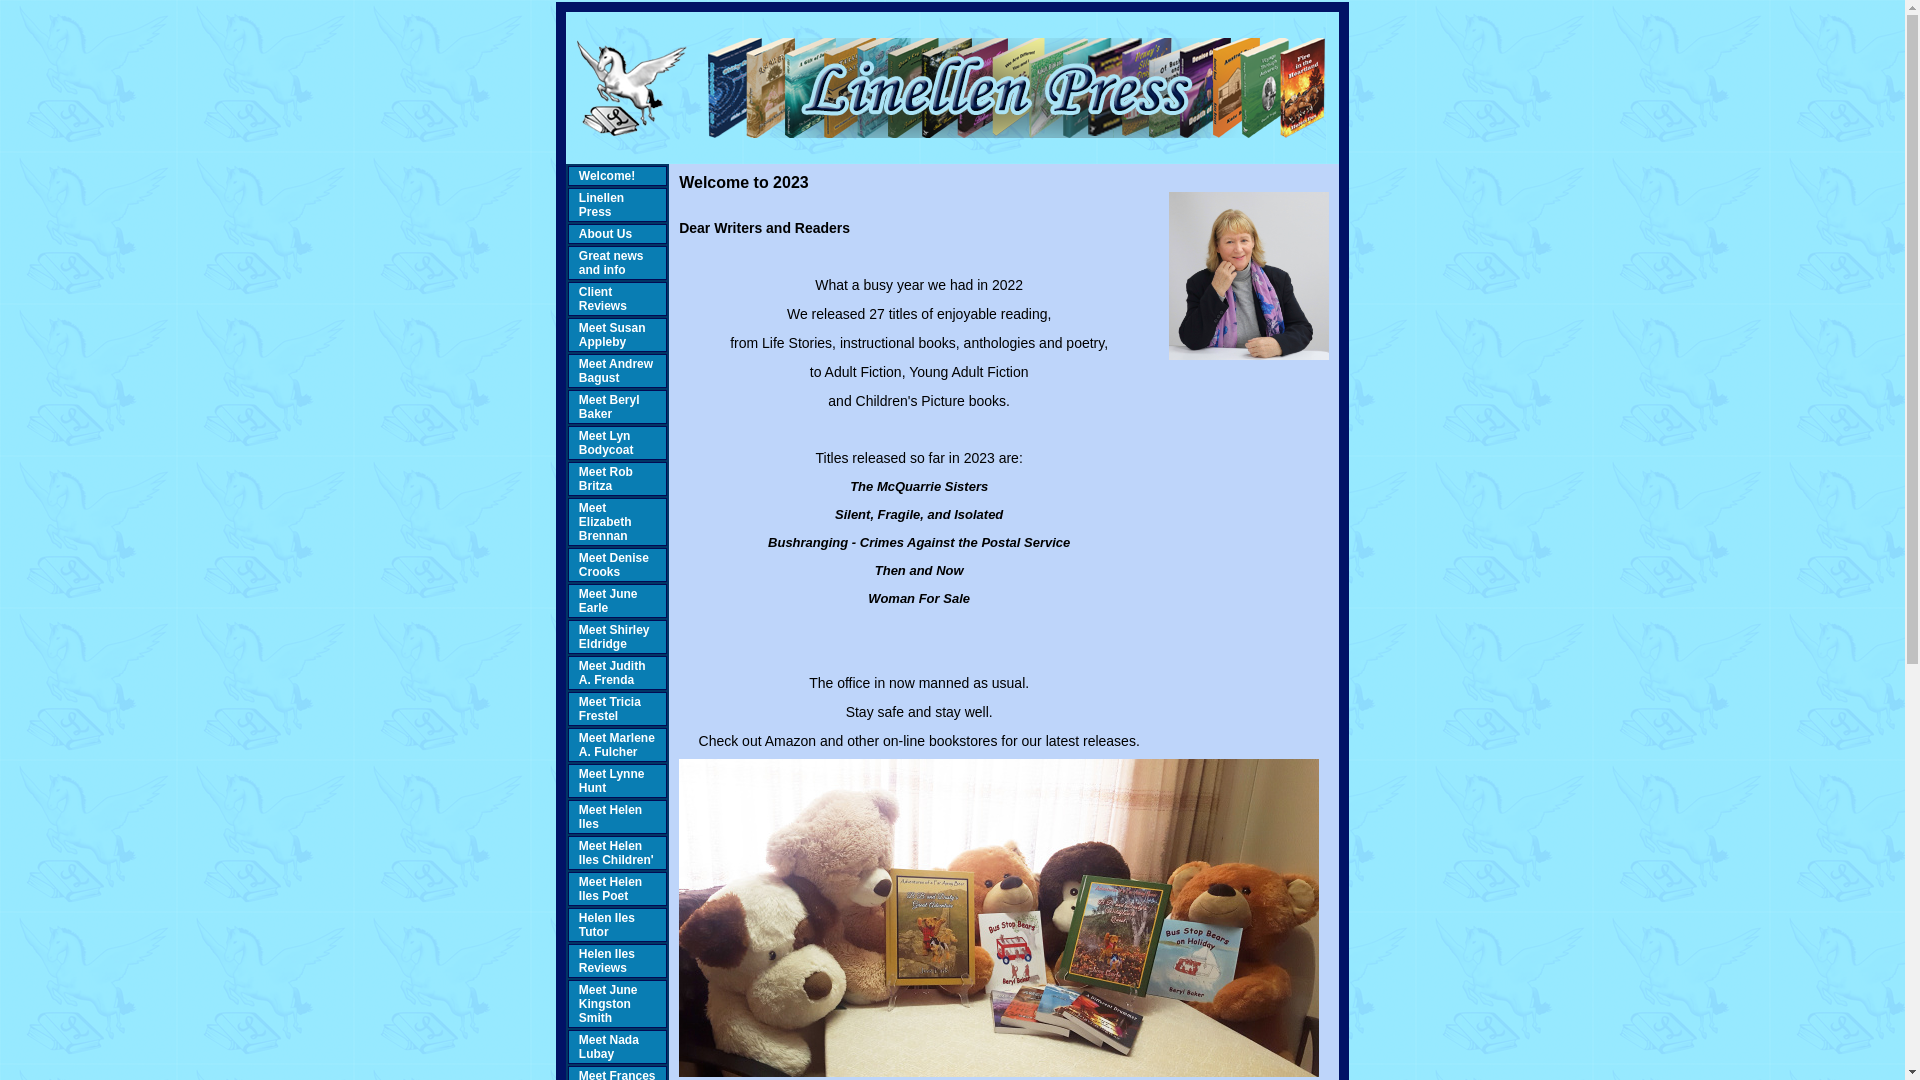 The image size is (1920, 1080). Describe the element at coordinates (613, 636) in the screenshot. I see `'Meet Shirley Eldridge'` at that location.